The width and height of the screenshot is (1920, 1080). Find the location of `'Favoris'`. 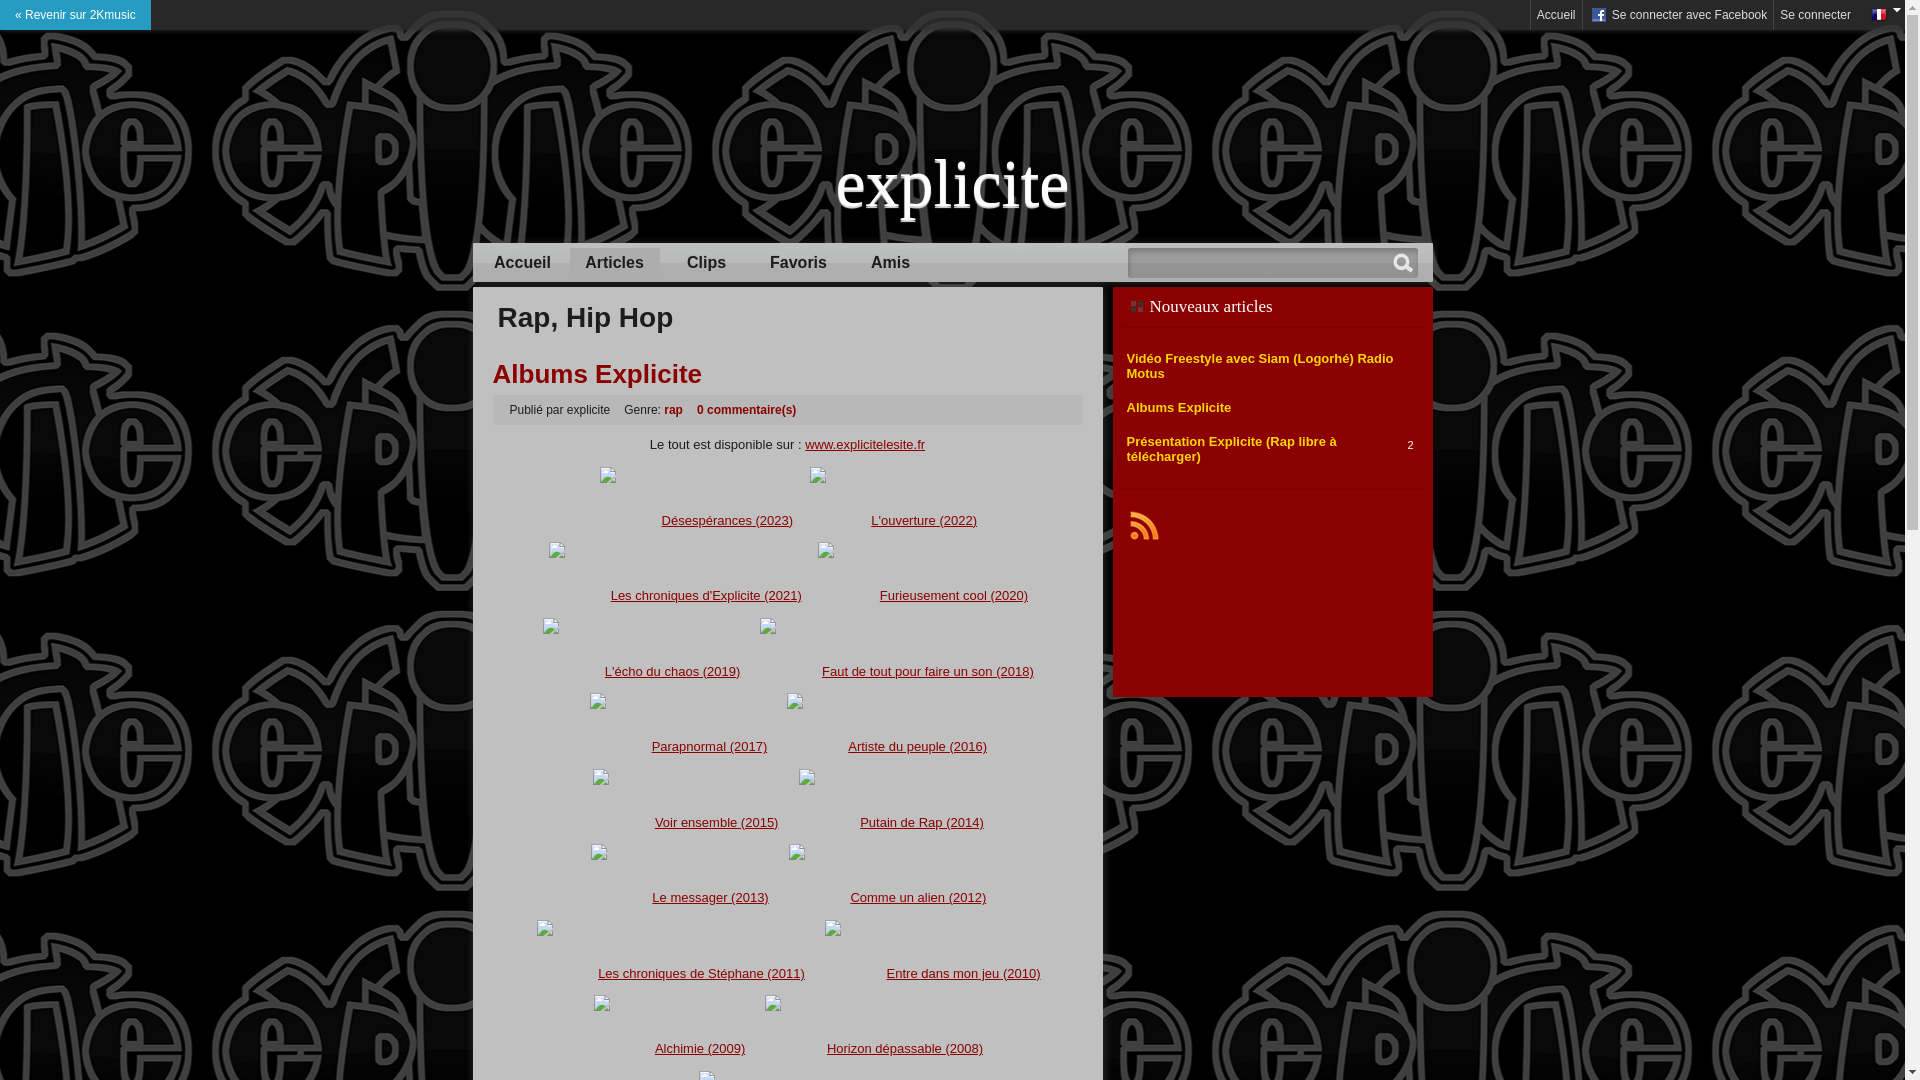

'Favoris' is located at coordinates (797, 261).